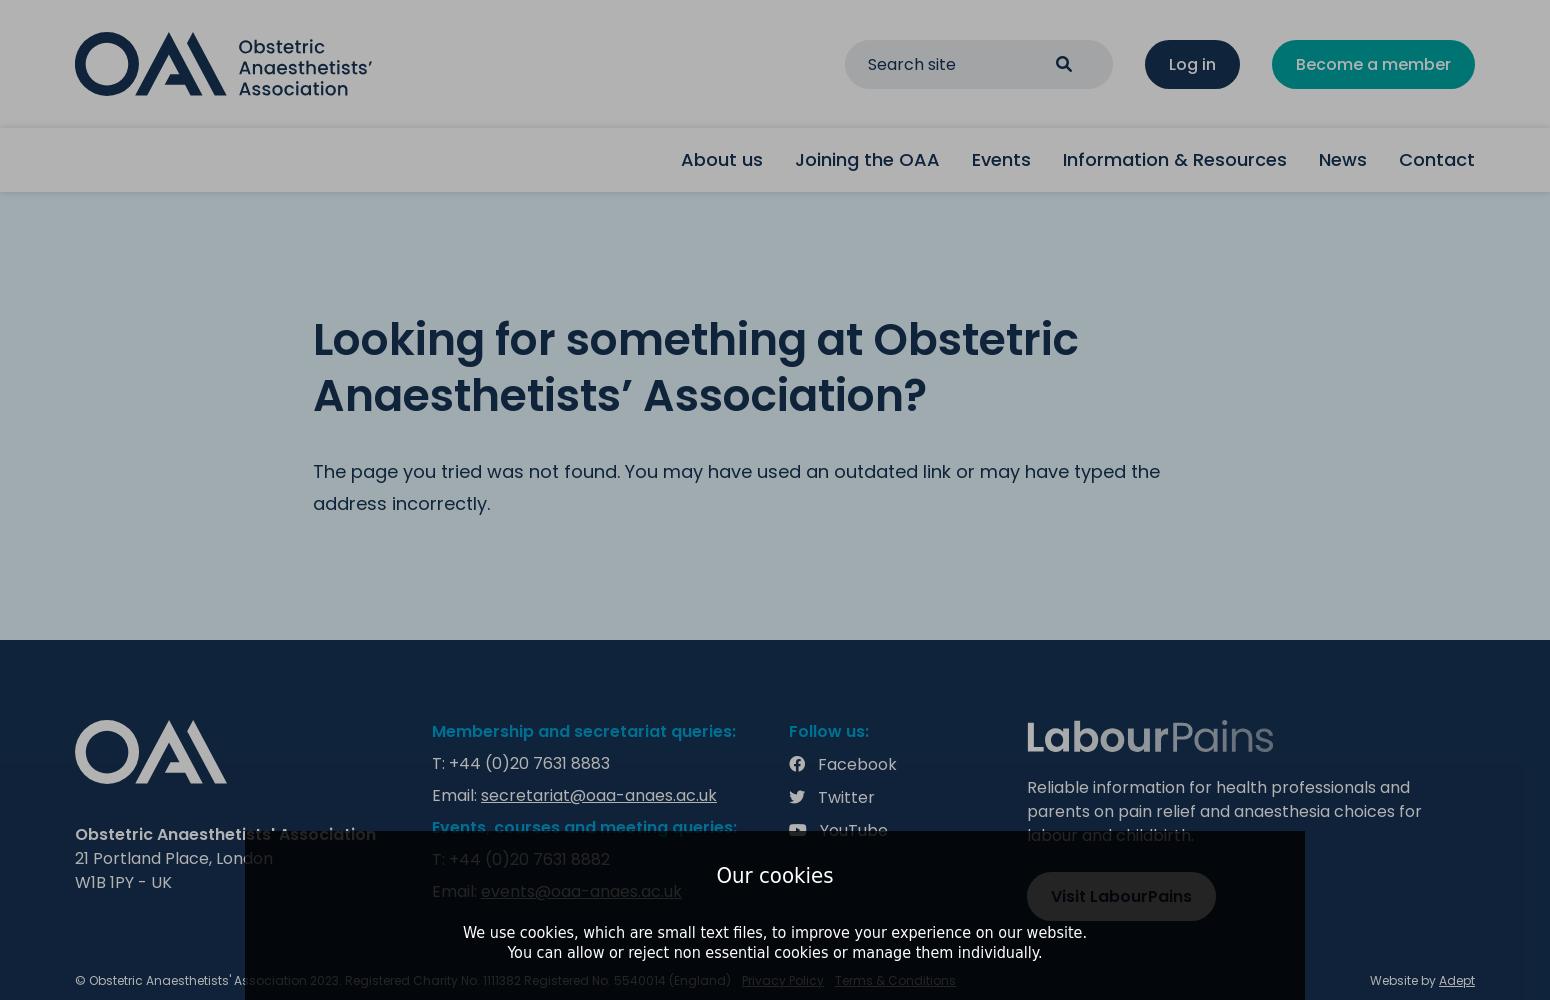 The height and width of the screenshot is (1000, 1550). What do you see at coordinates (857, 764) in the screenshot?
I see `'Facebook'` at bounding box center [857, 764].